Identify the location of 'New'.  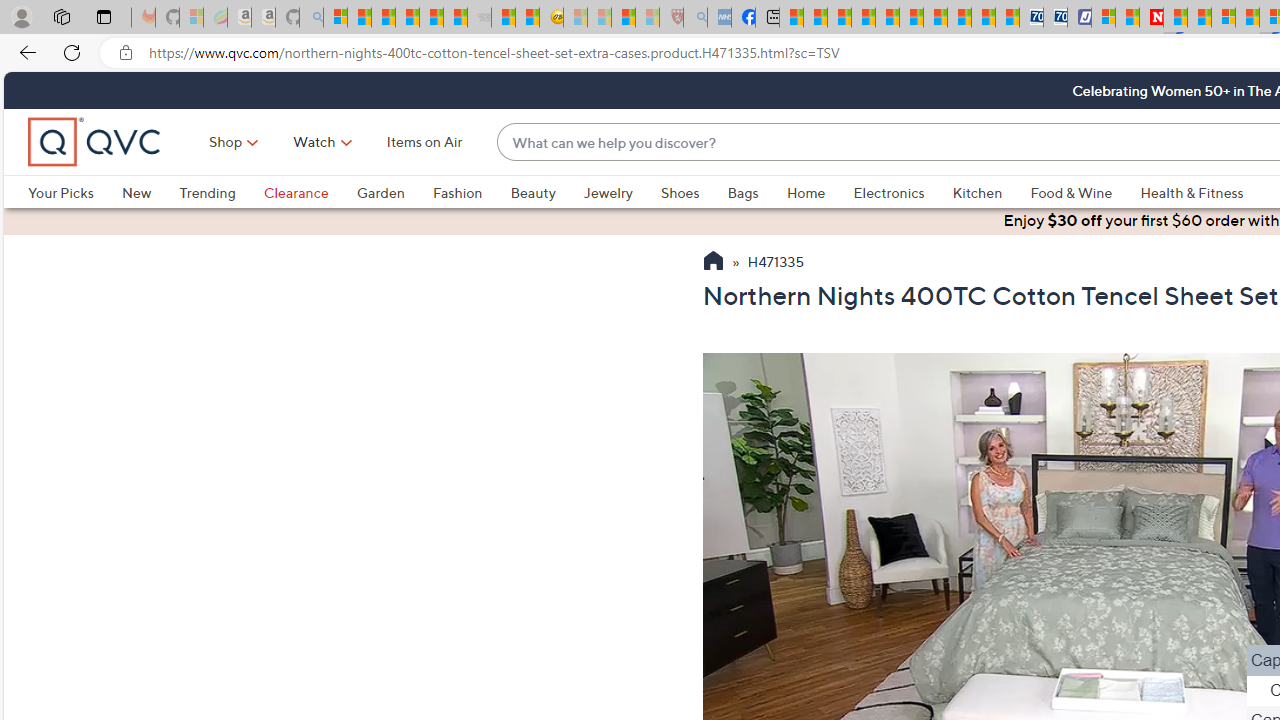
(135, 192).